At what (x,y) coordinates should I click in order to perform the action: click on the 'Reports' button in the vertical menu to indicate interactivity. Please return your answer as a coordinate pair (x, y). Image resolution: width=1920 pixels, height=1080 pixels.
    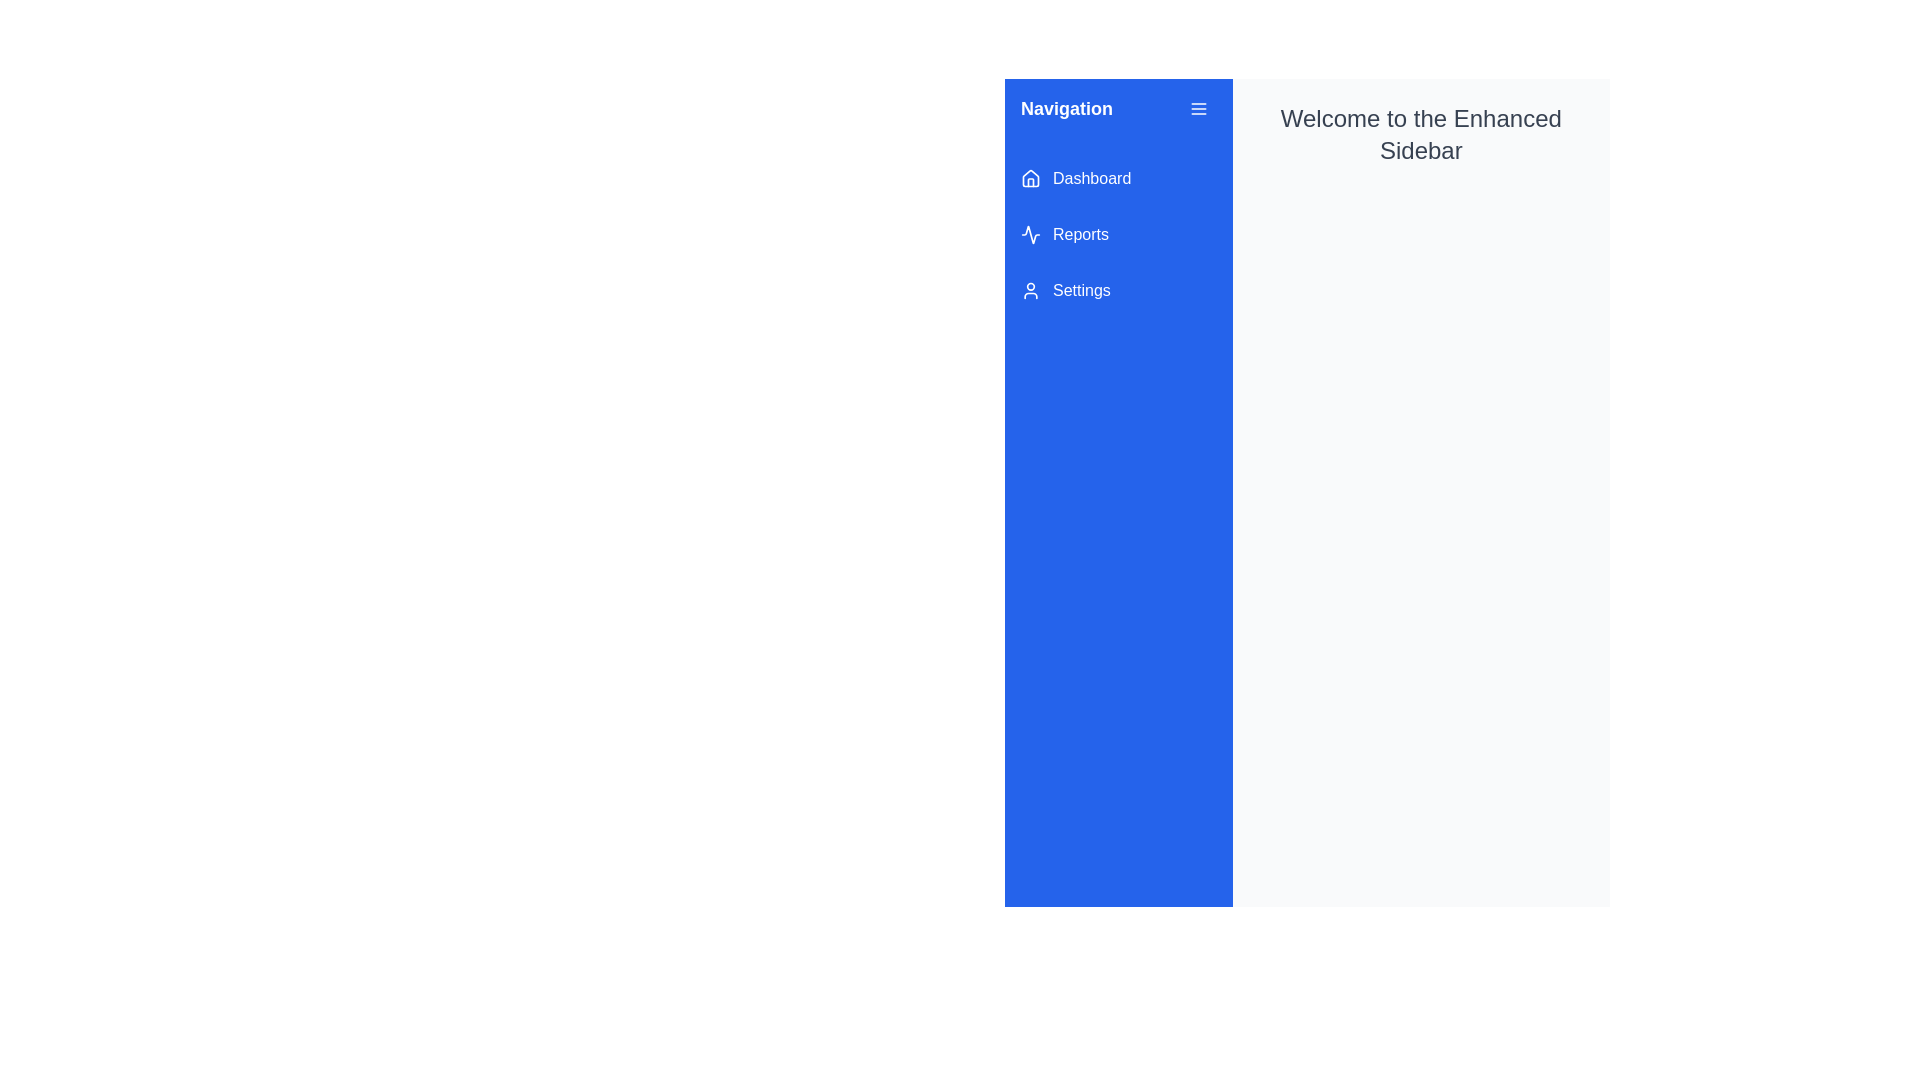
    Looking at the image, I should click on (1117, 234).